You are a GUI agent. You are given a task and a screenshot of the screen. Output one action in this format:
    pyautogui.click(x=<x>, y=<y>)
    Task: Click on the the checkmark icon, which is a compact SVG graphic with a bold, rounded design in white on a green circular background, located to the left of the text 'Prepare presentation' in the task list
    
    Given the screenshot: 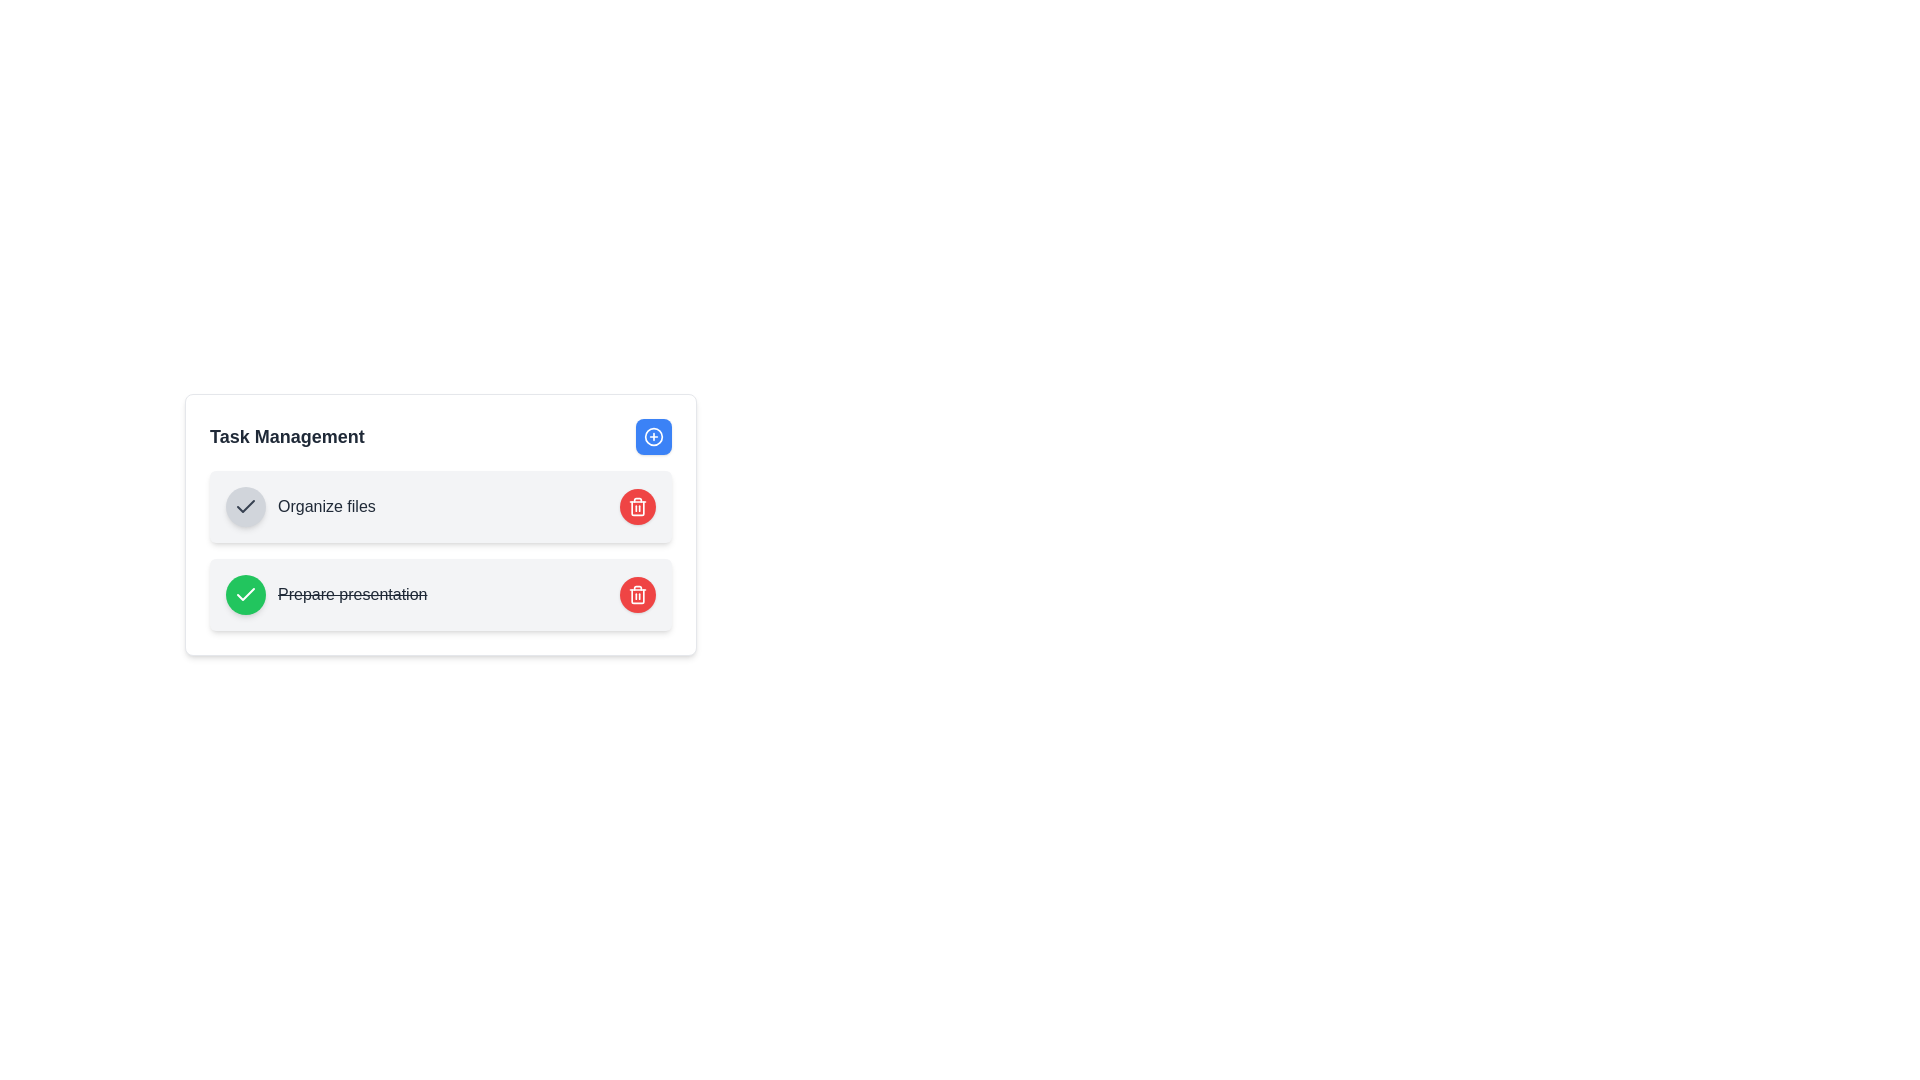 What is the action you would take?
    pyautogui.click(x=244, y=593)
    